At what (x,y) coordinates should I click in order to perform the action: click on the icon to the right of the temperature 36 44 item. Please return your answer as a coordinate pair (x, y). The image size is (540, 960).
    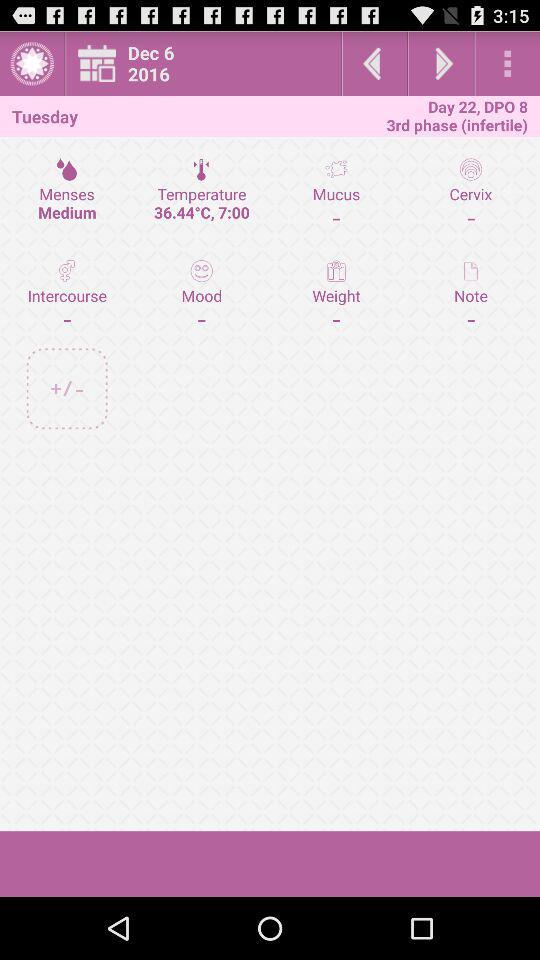
    Looking at the image, I should click on (336, 293).